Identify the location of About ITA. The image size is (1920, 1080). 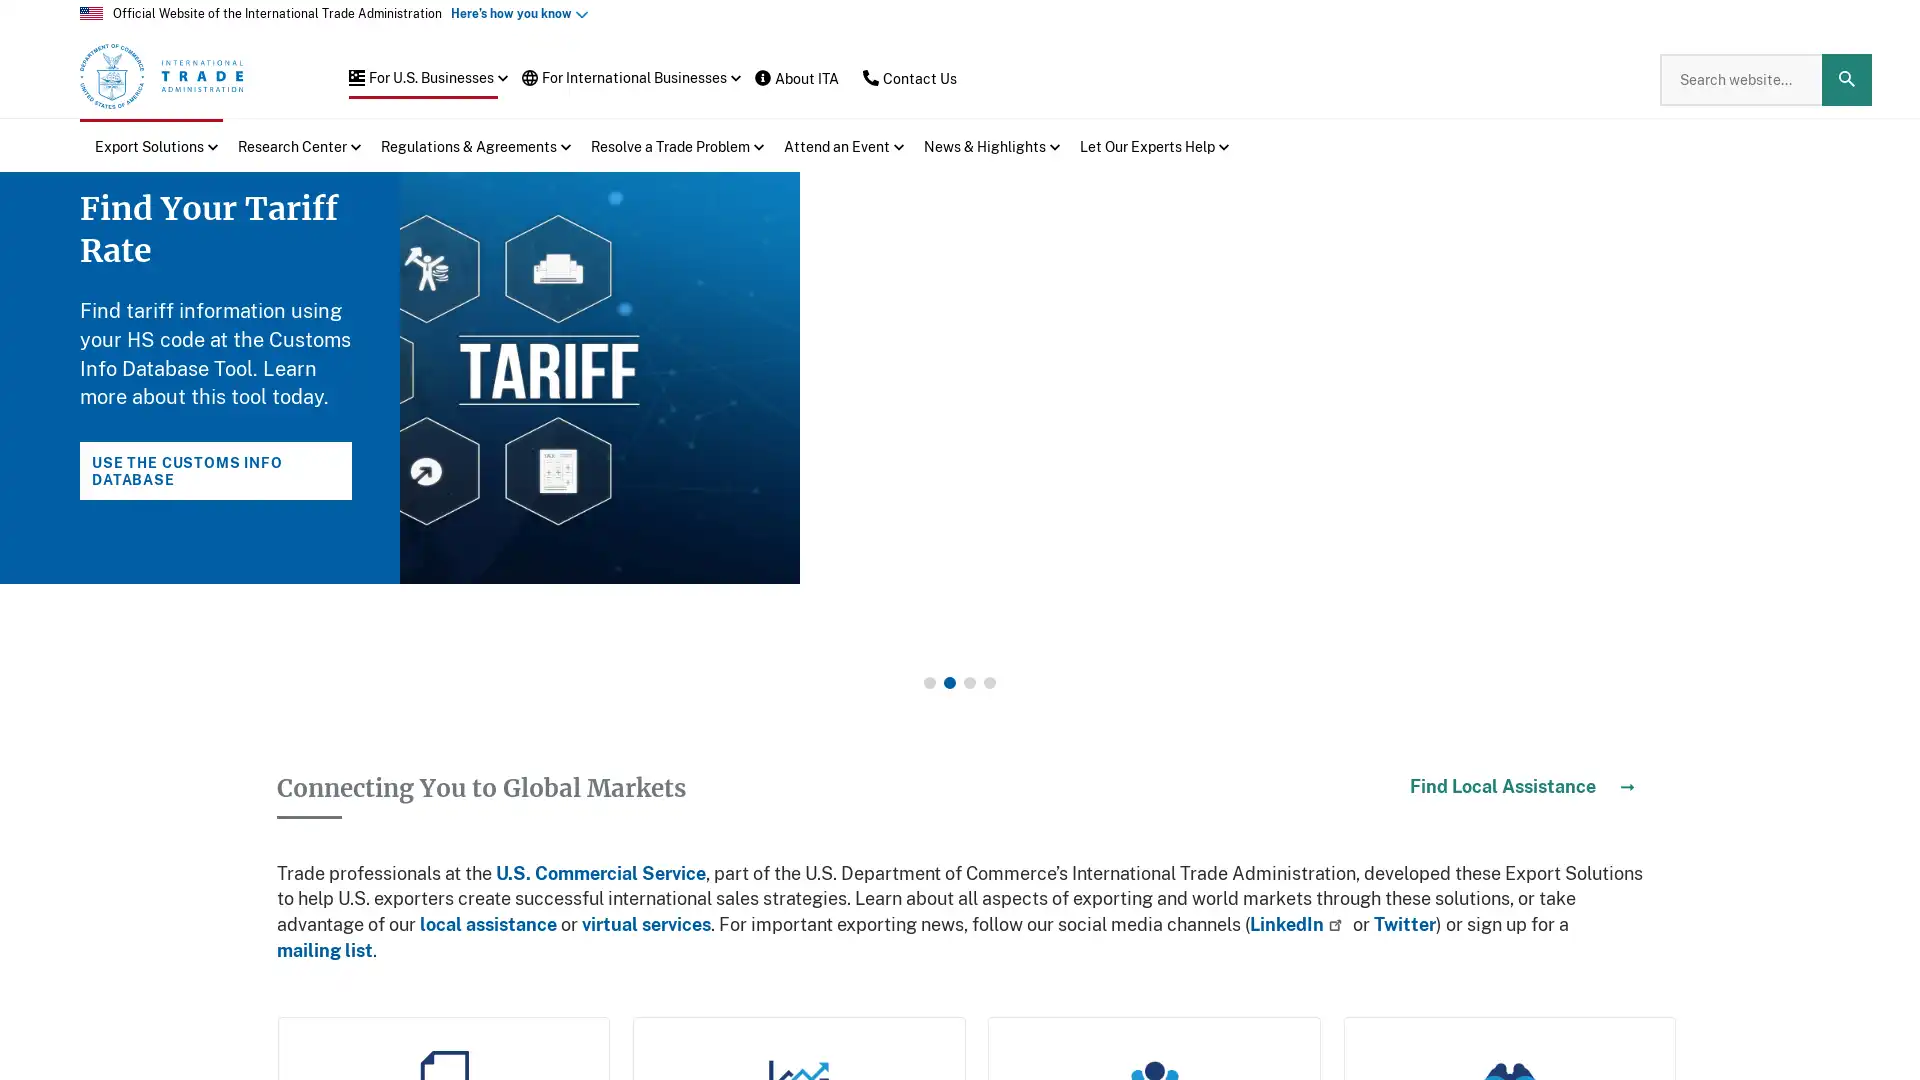
(795, 77).